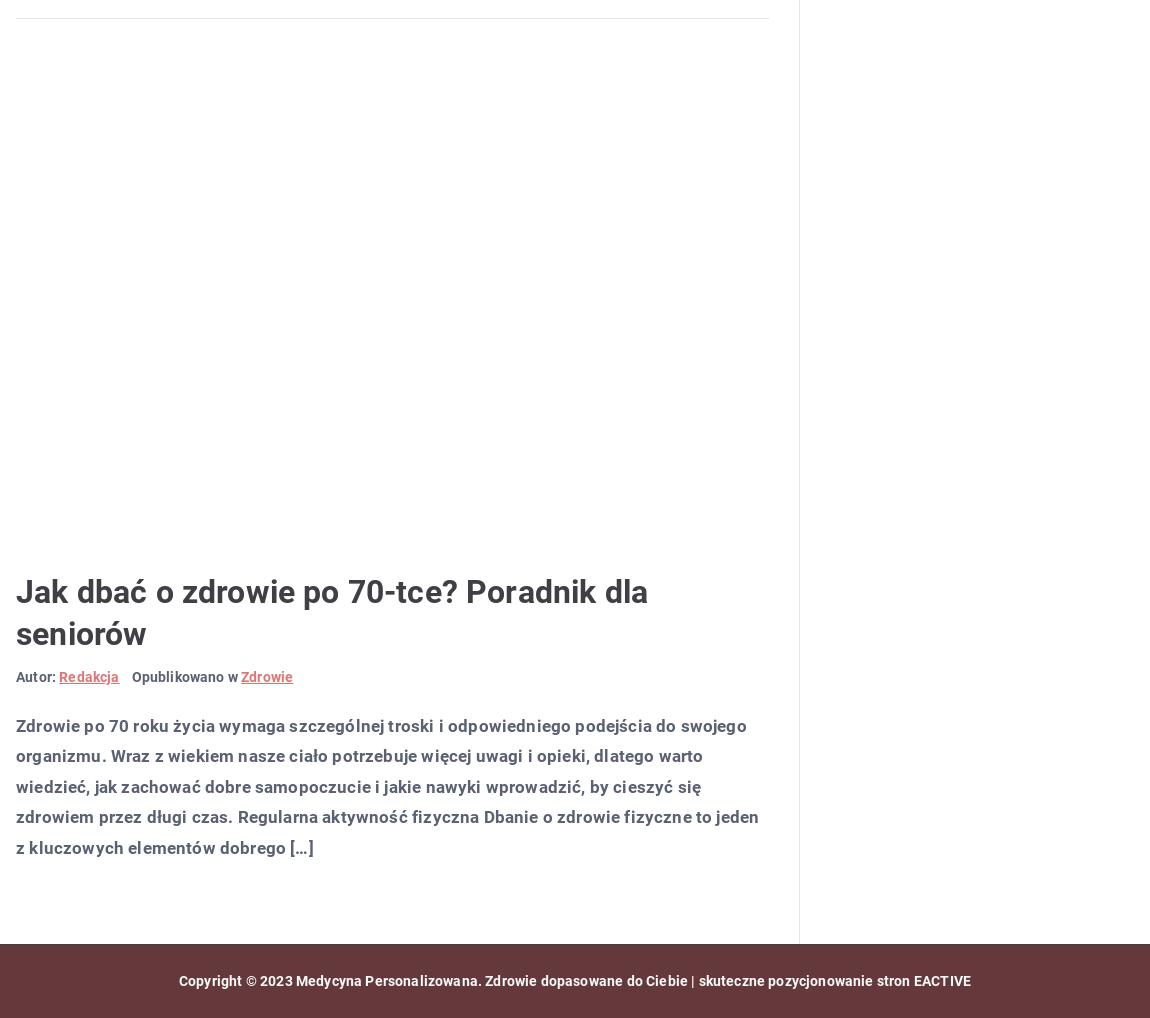 The height and width of the screenshot is (1018, 1150). What do you see at coordinates (477, 980) in the screenshot?
I see `'. Zdrowie dopasowane do Ciebie |'` at bounding box center [477, 980].